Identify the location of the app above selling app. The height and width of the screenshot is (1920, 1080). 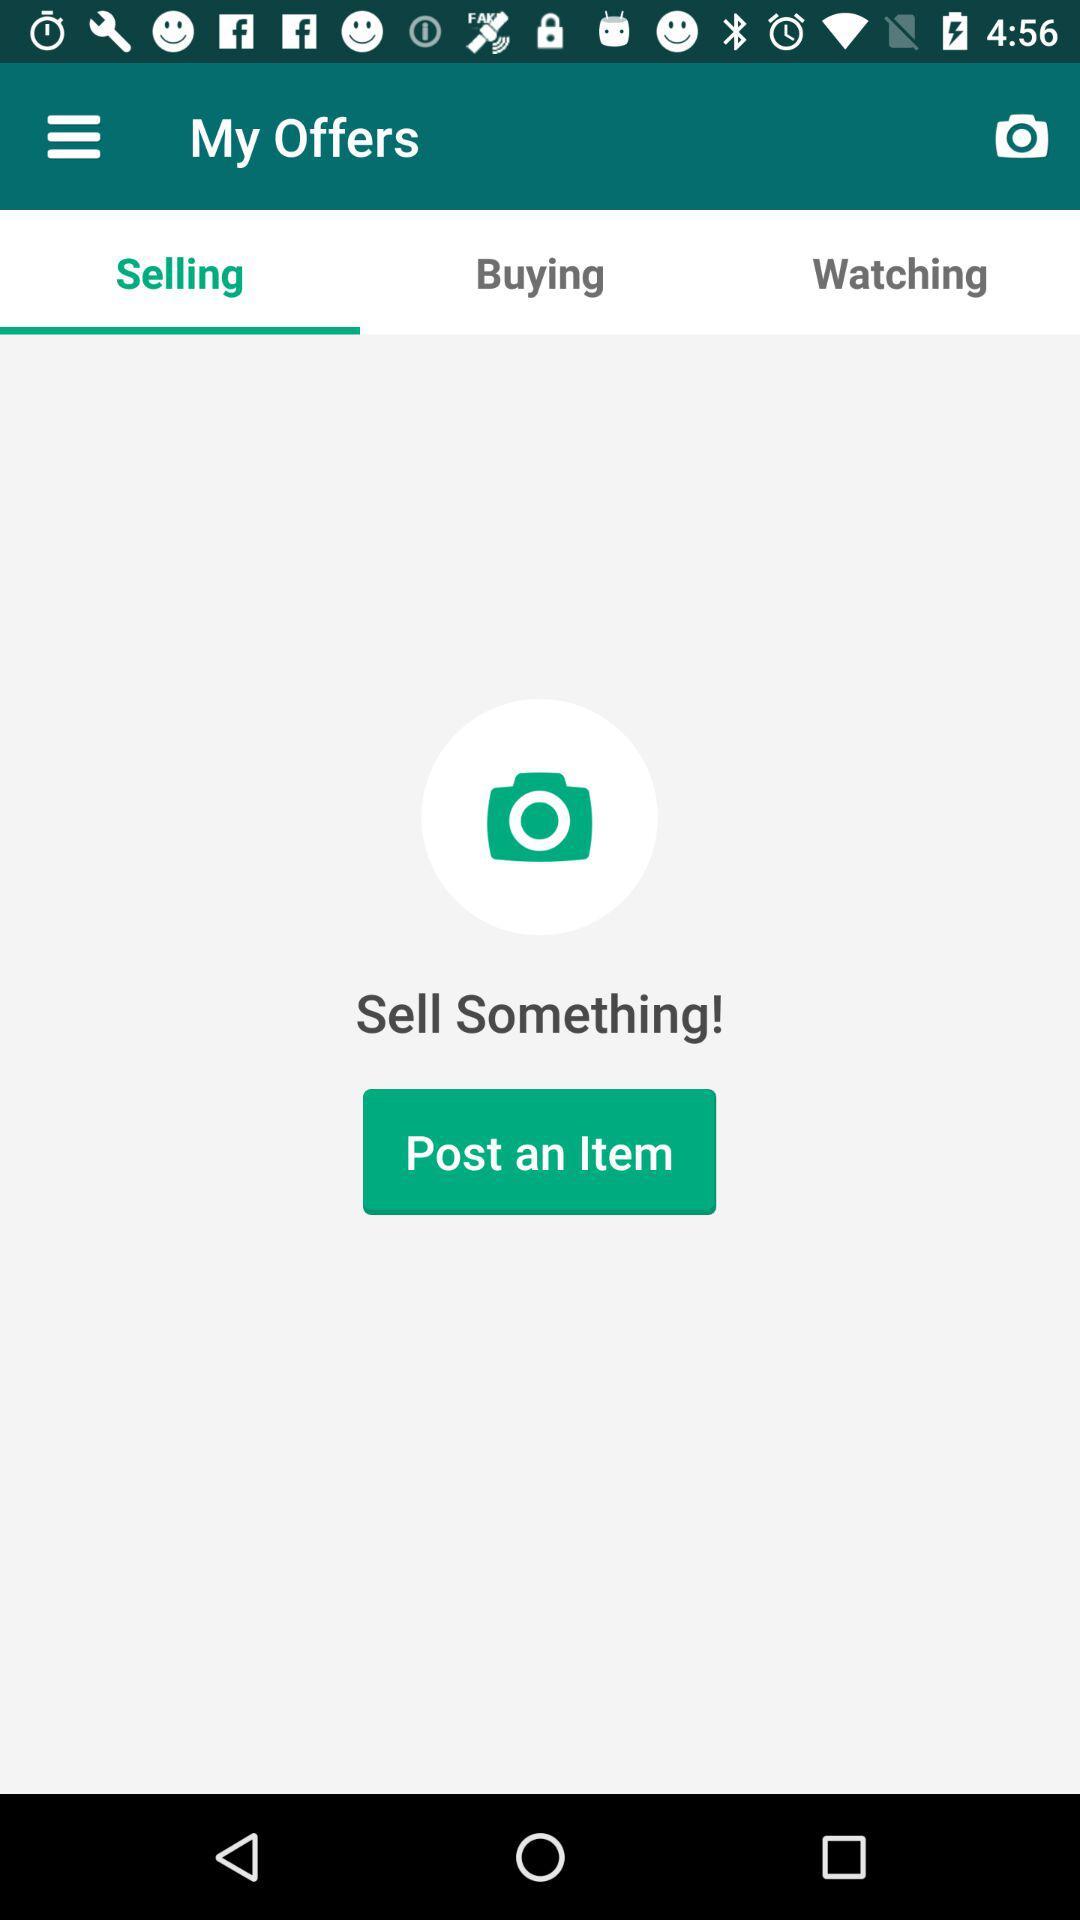
(72, 135).